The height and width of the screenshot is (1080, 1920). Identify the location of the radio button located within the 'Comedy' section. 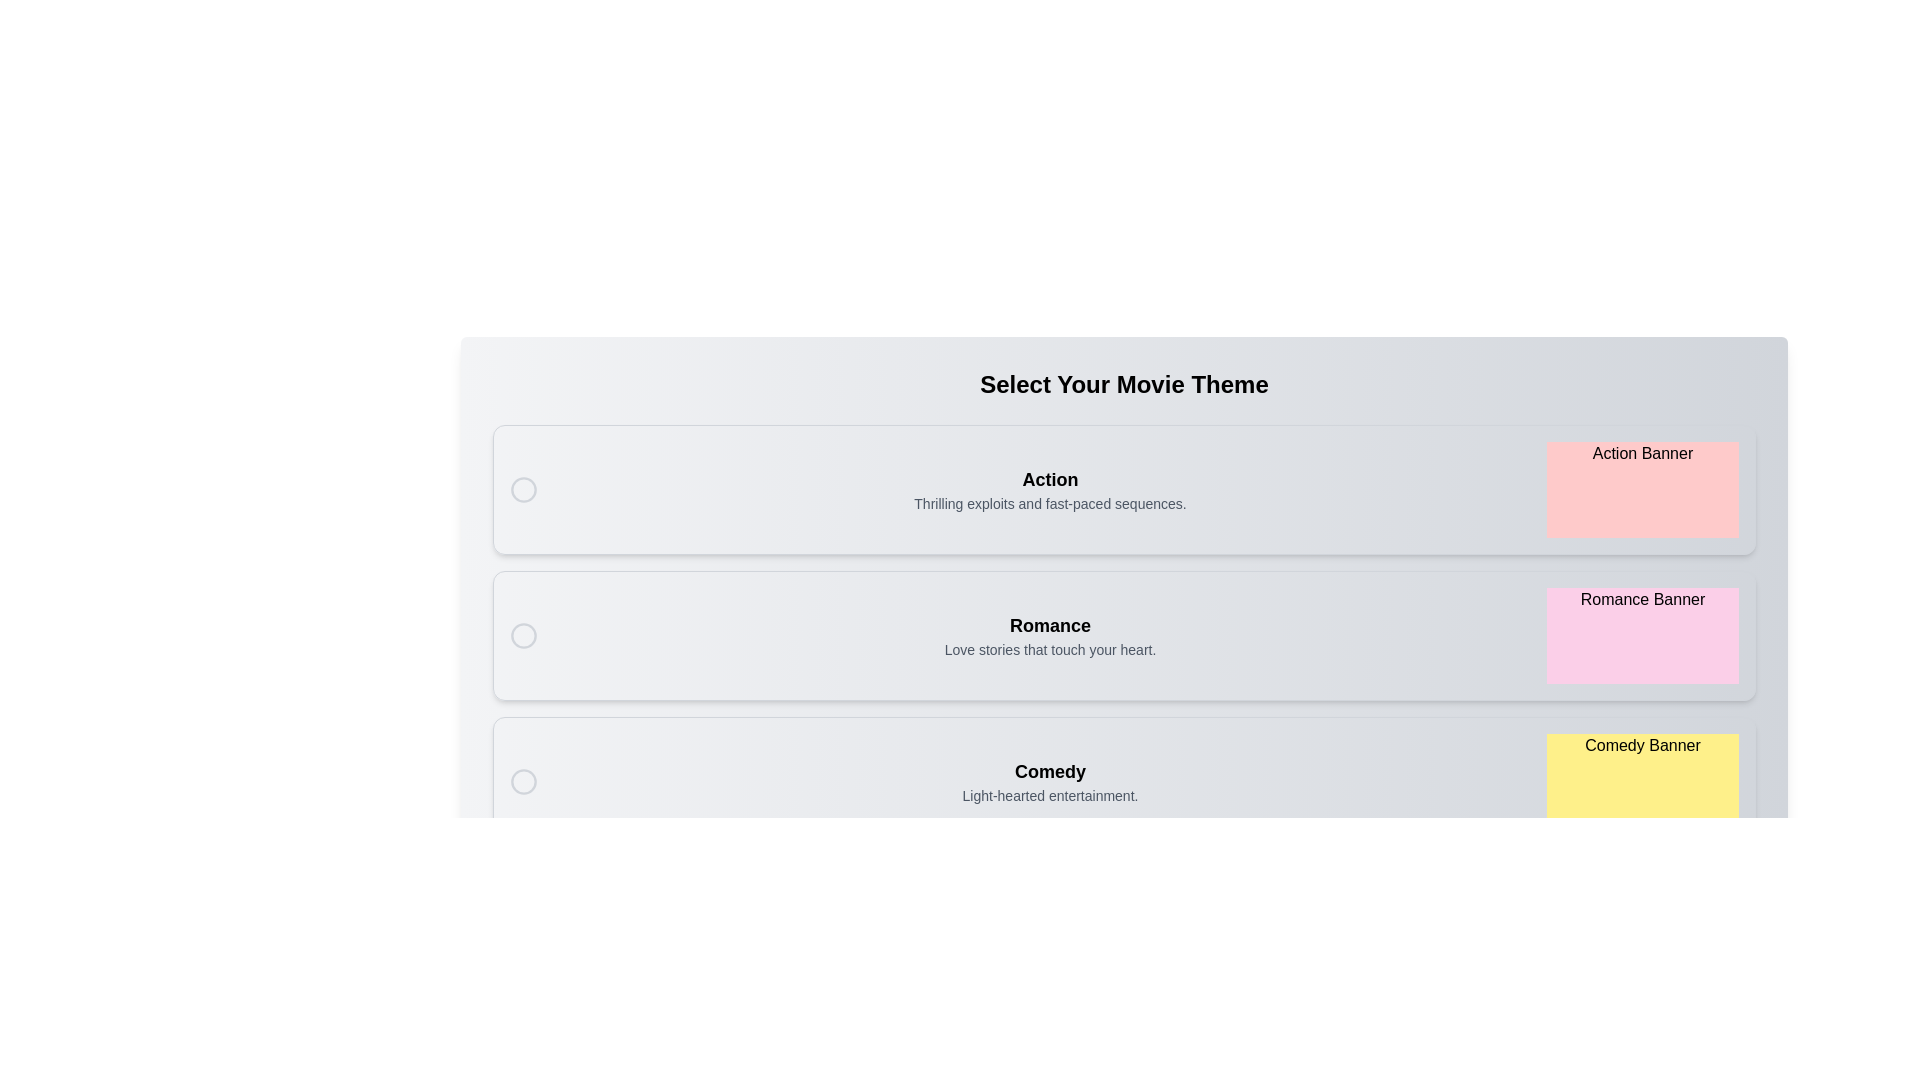
(523, 781).